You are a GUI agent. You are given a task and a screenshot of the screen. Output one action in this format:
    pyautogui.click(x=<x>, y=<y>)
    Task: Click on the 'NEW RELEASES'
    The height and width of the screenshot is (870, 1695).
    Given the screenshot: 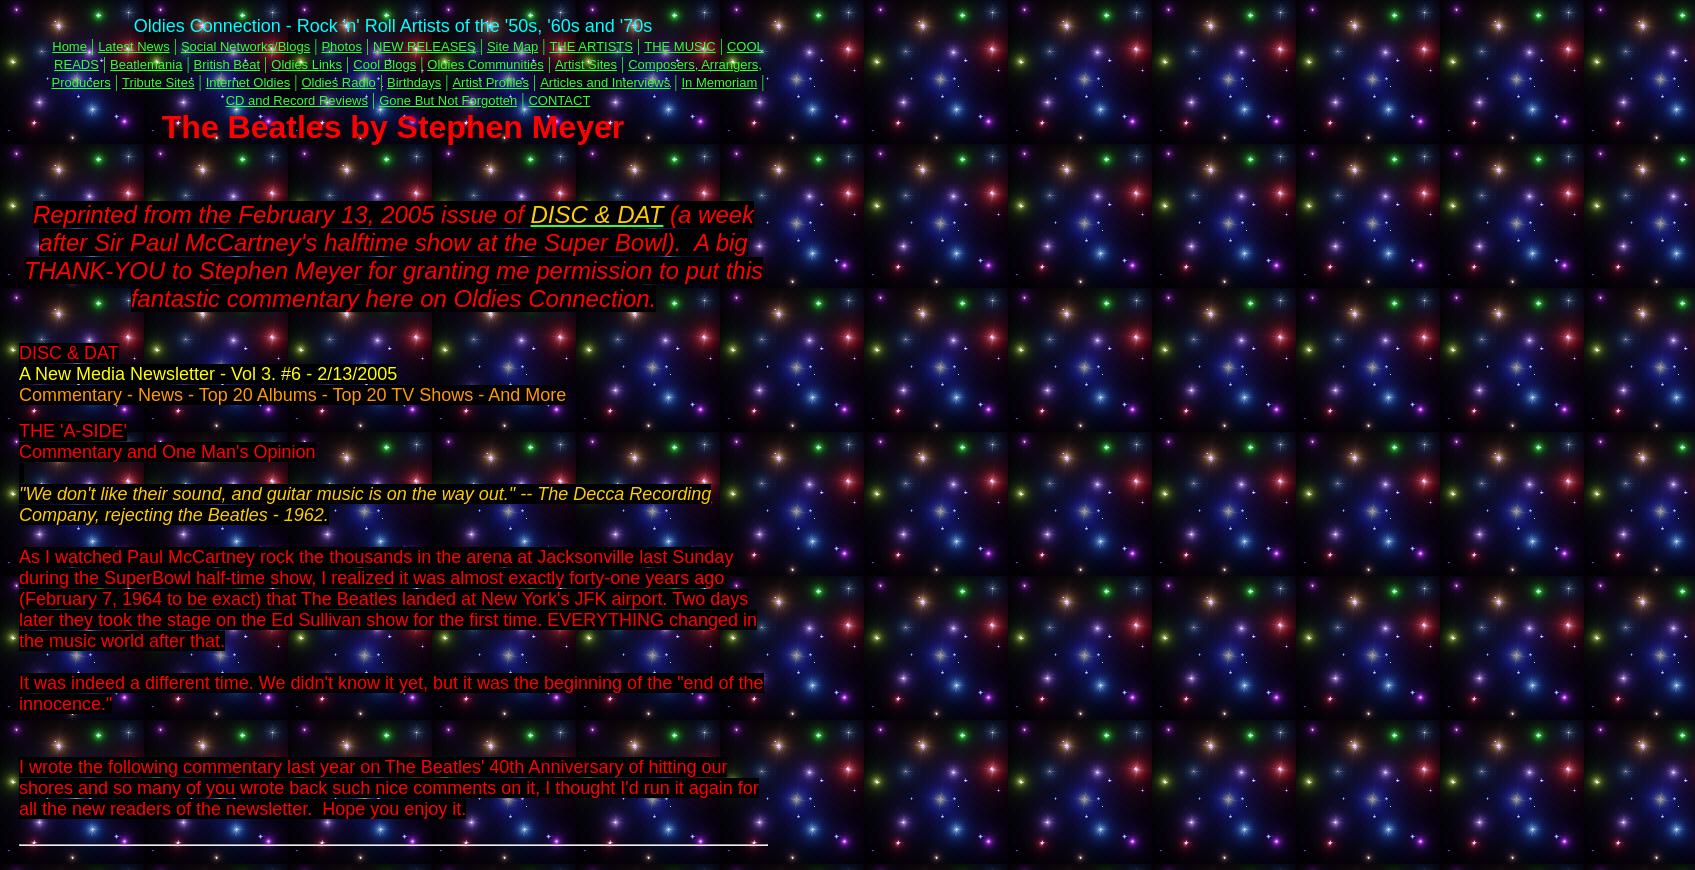 What is the action you would take?
    pyautogui.click(x=423, y=45)
    